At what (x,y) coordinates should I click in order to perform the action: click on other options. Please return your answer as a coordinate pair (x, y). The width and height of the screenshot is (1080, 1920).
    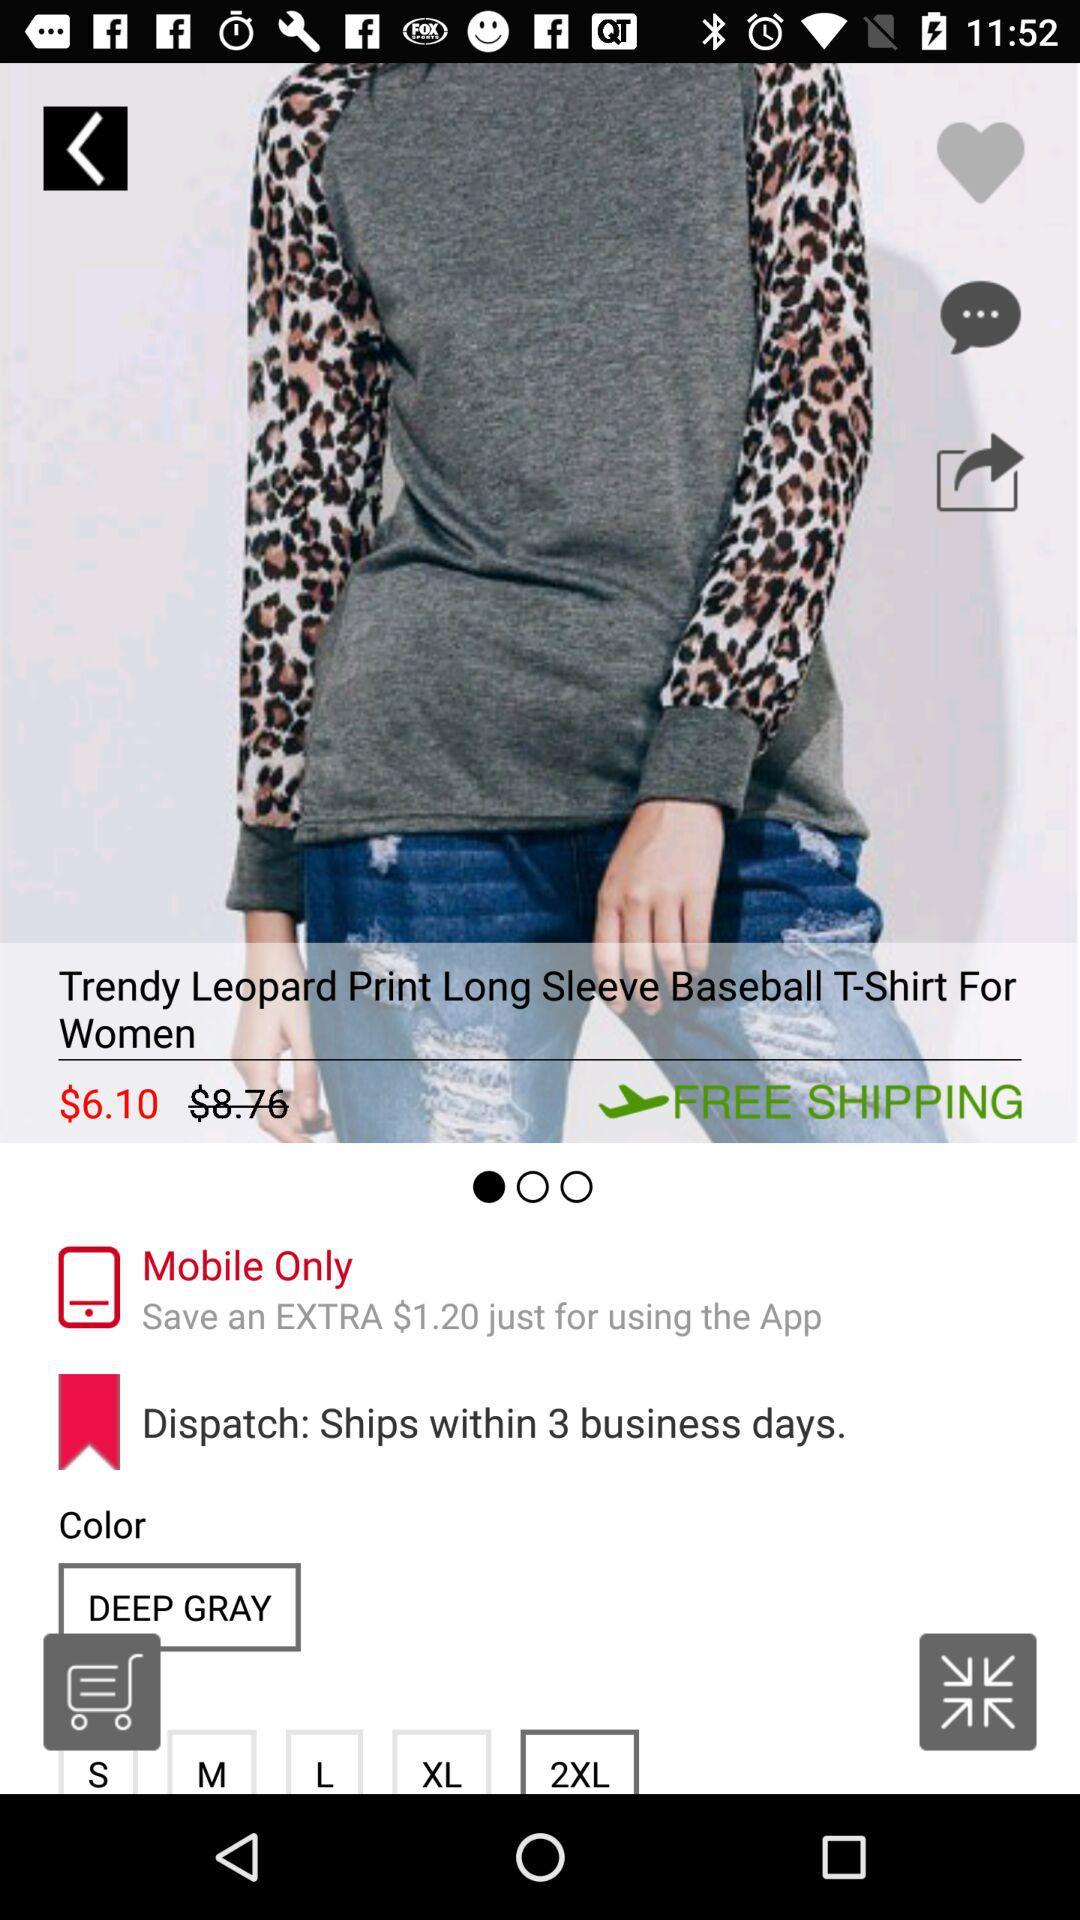
    Looking at the image, I should click on (979, 316).